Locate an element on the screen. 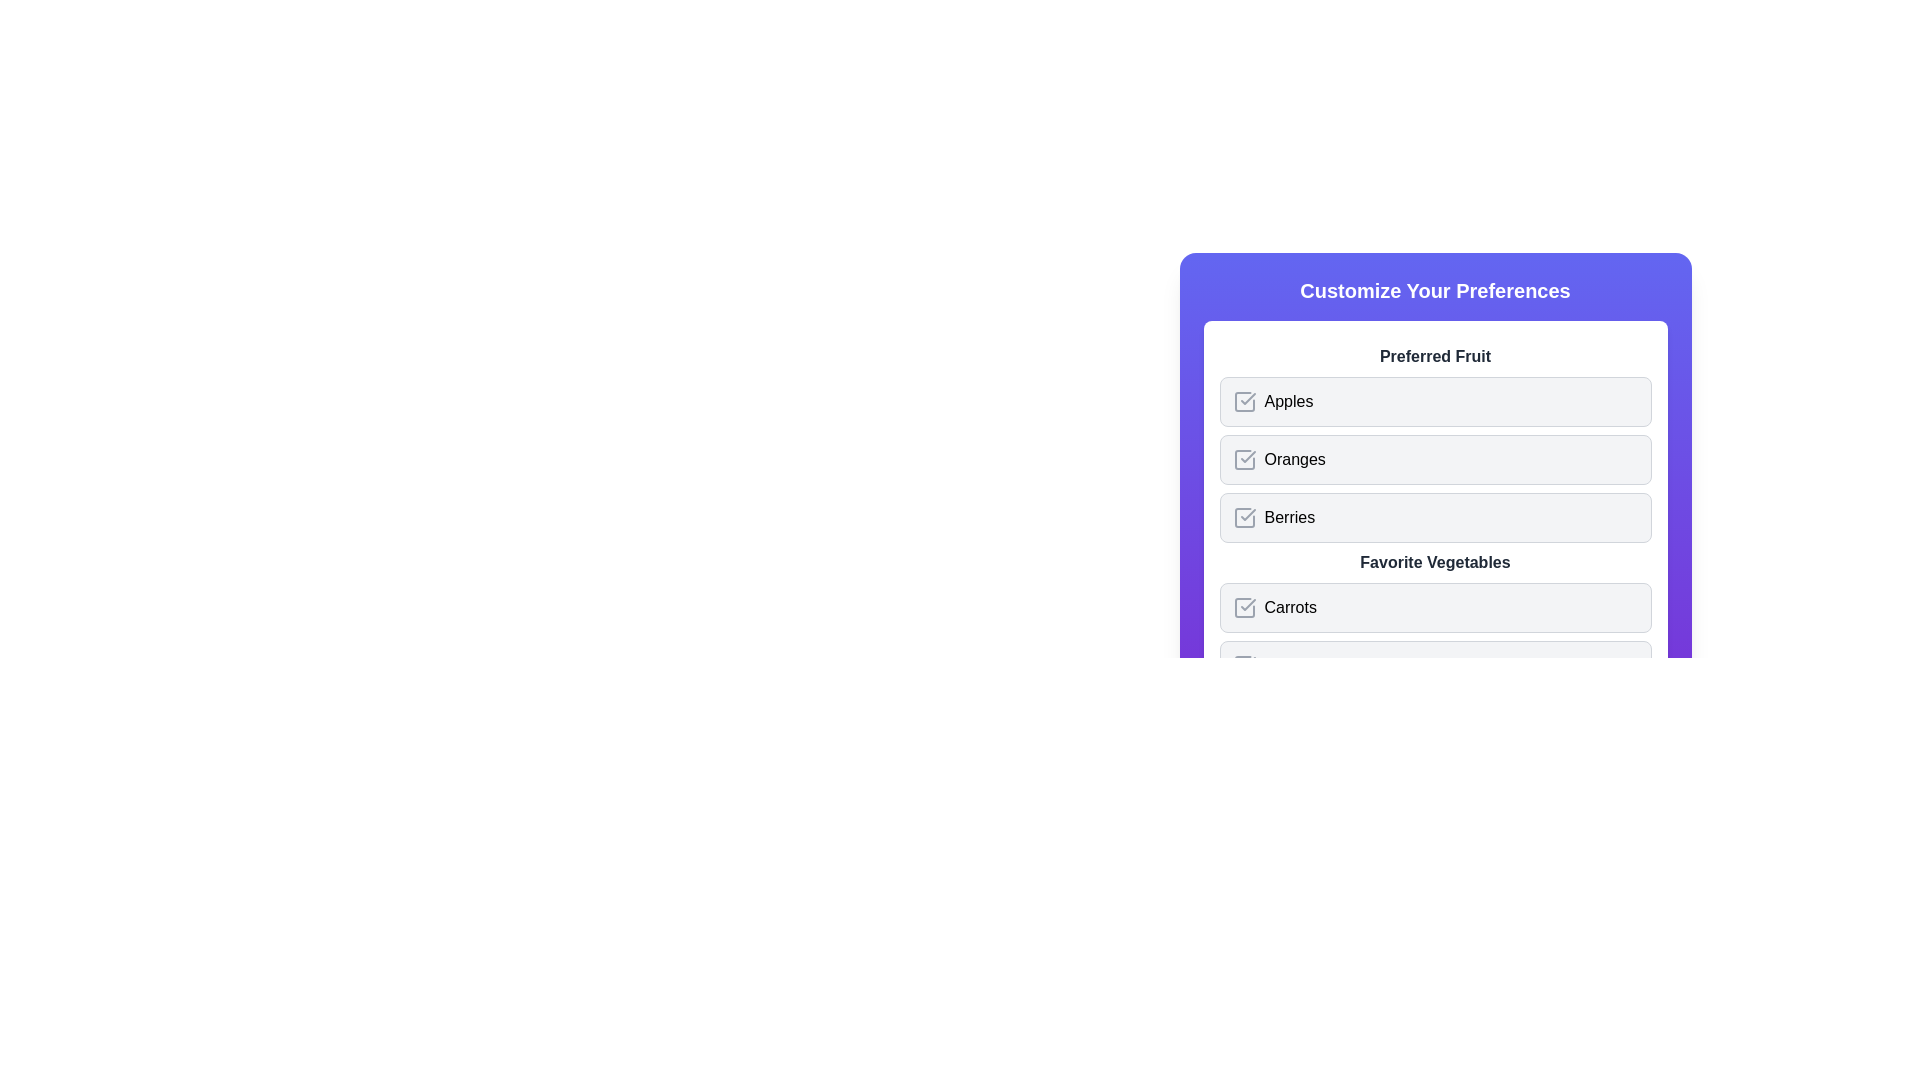  the text label that describes the checkbox for selecting the 'Oranges' preference, which is centrally aligned and located to the right of the corresponding checkbox is located at coordinates (1295, 459).